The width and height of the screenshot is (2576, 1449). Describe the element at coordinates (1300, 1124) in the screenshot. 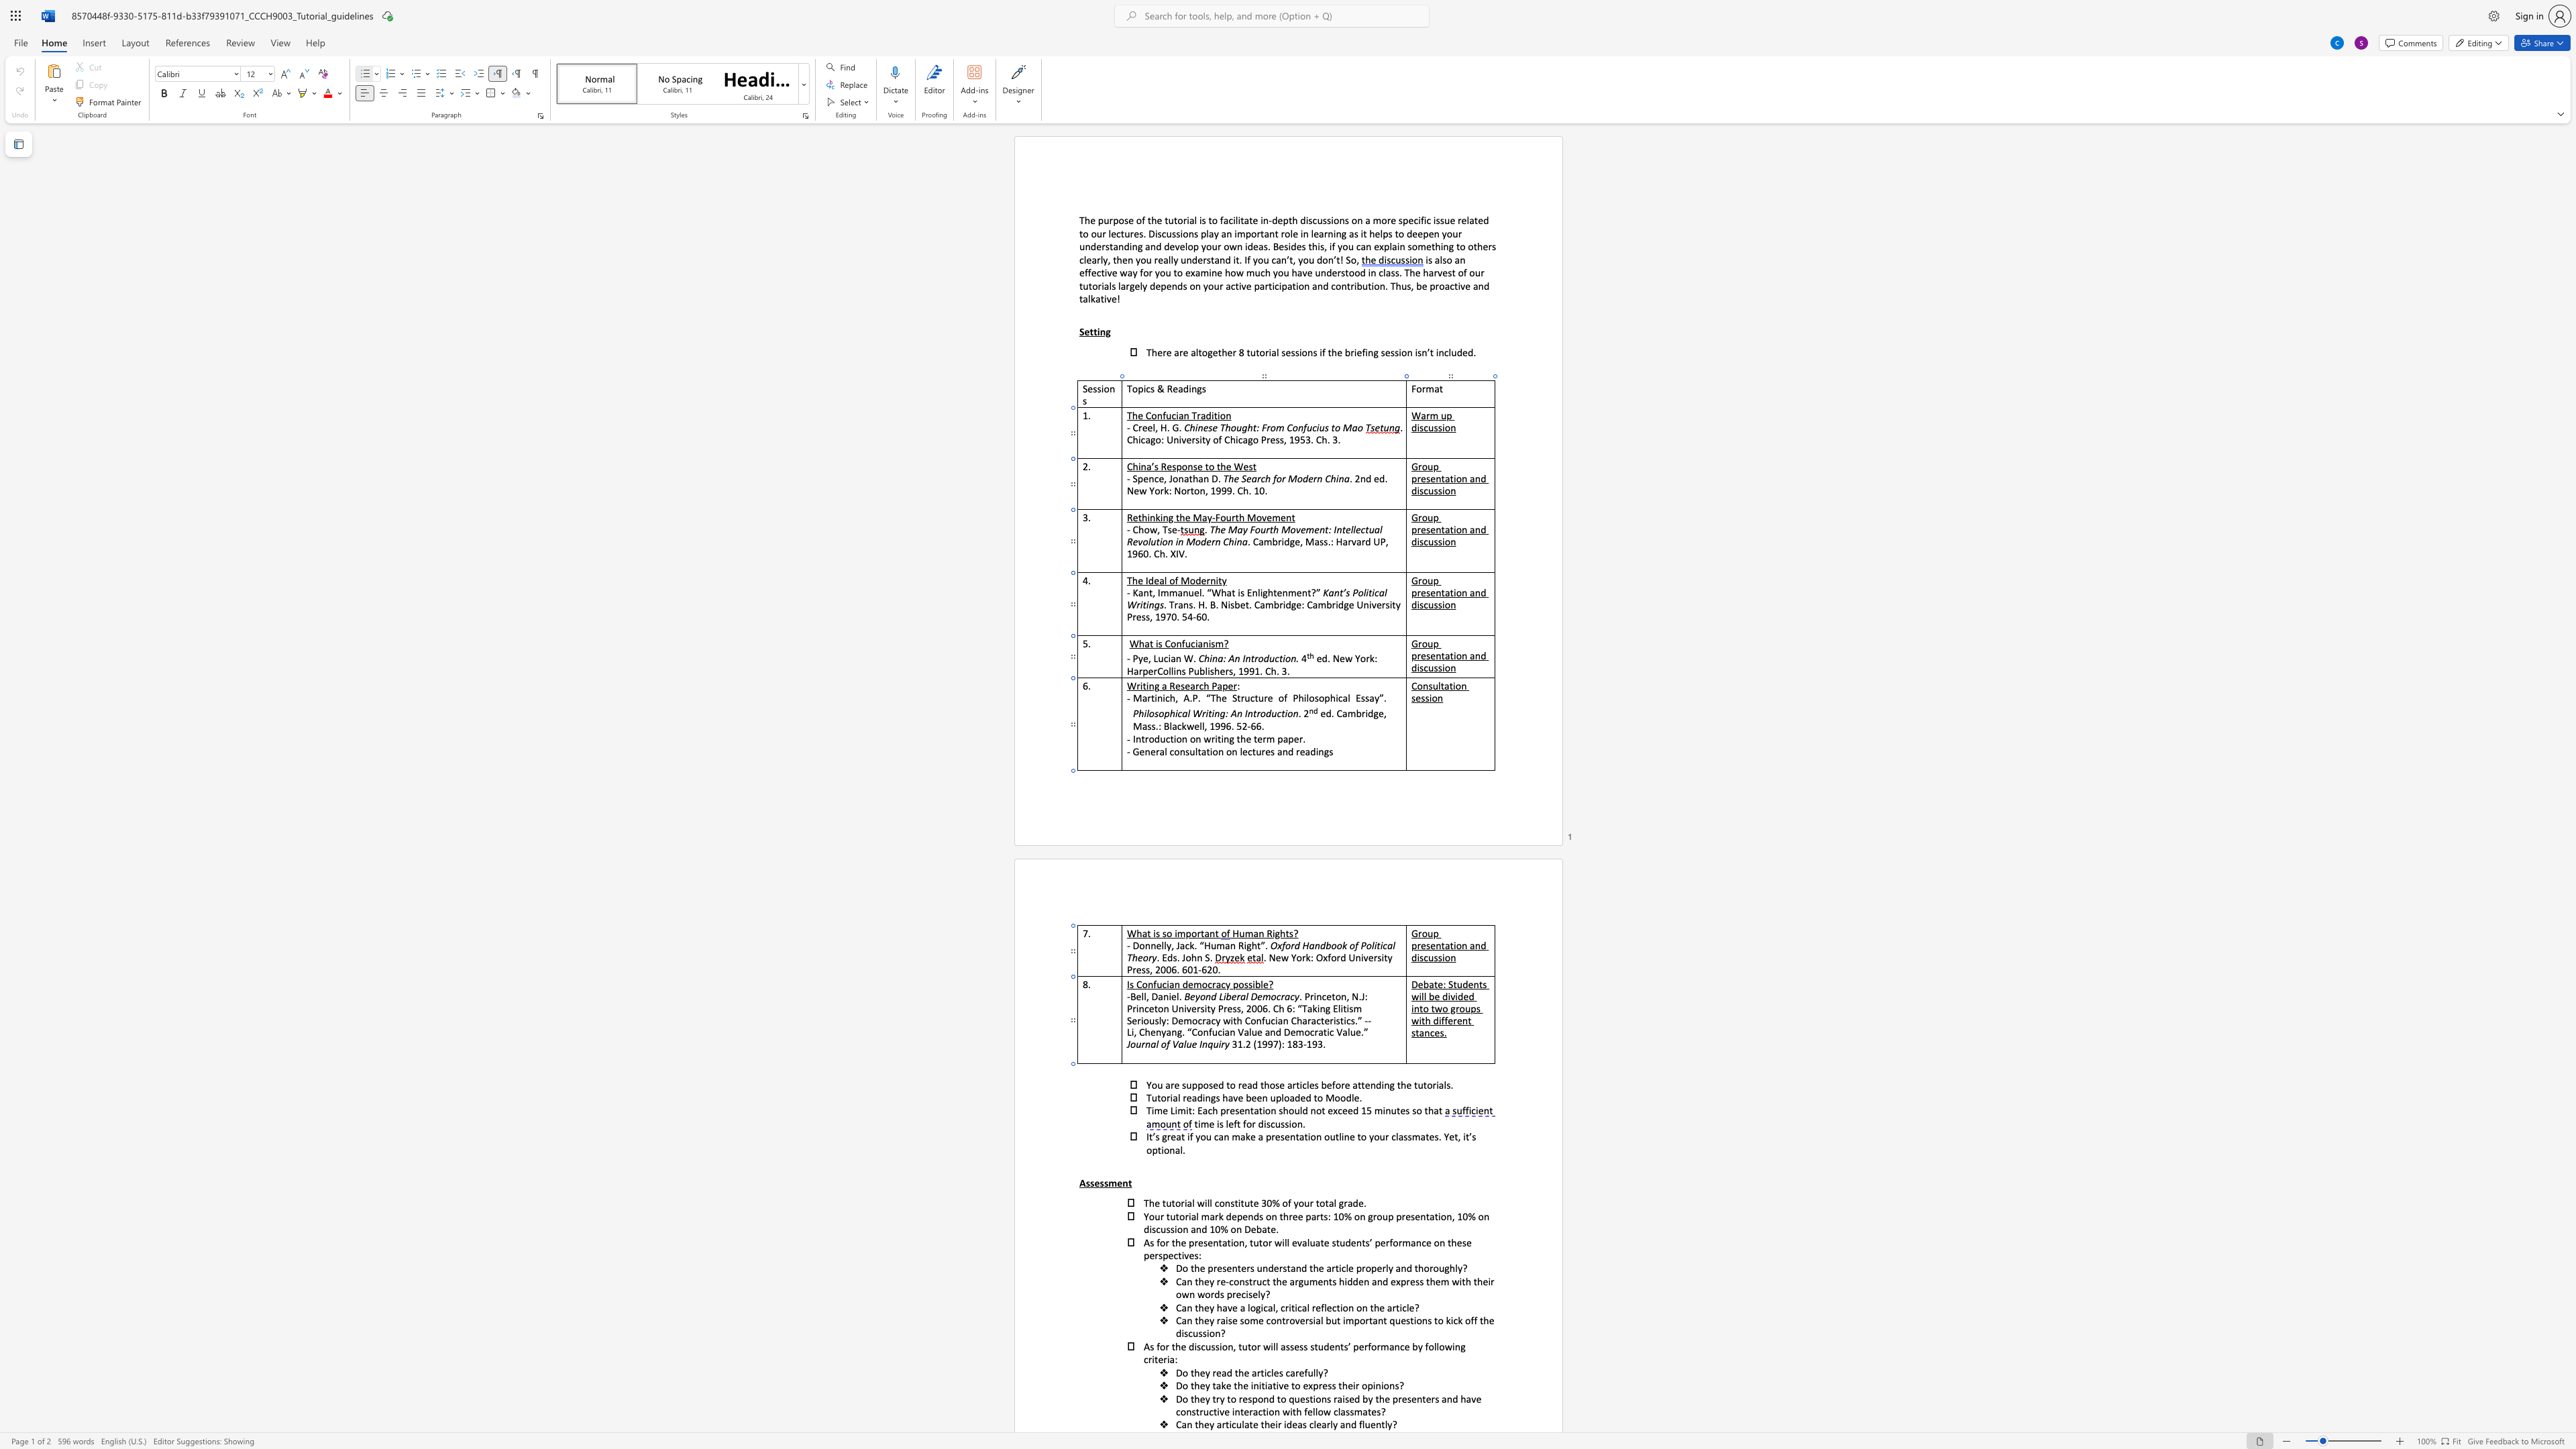

I see `the 1th character "n" in the text` at that location.